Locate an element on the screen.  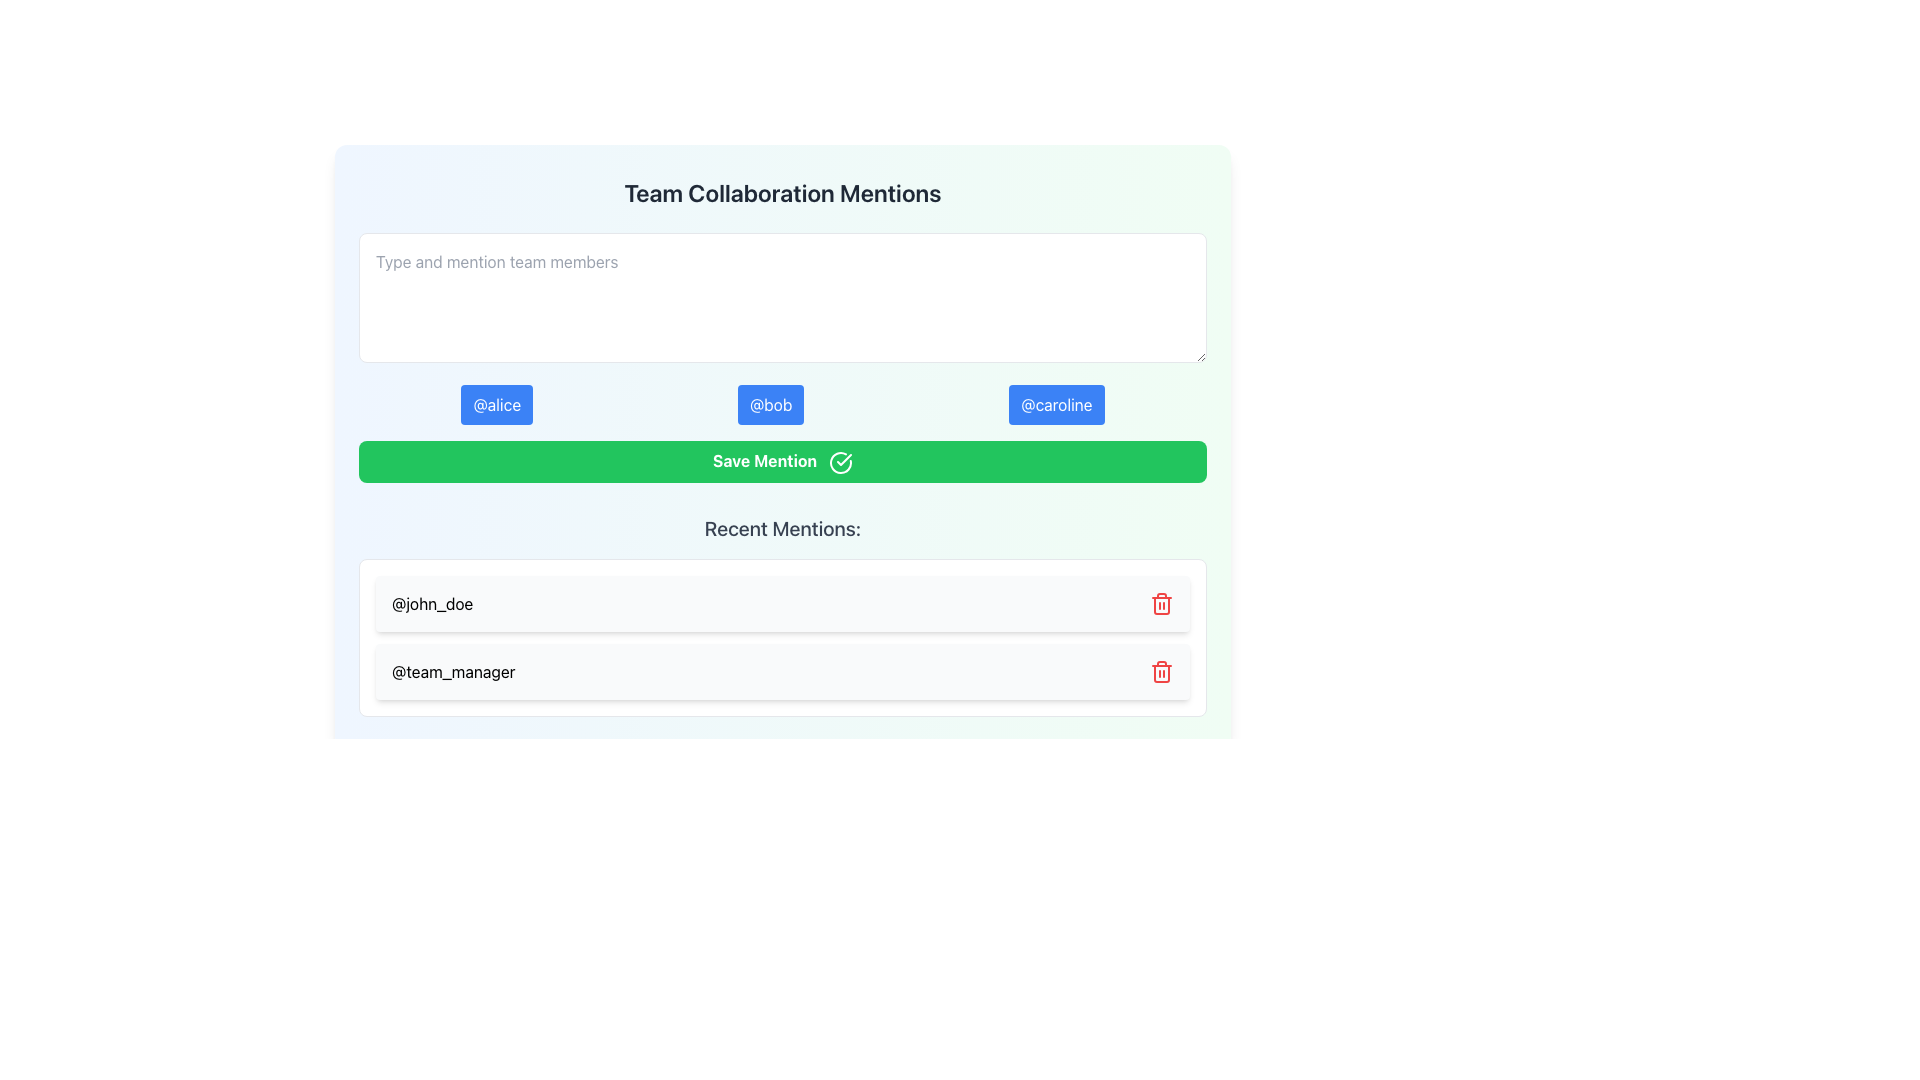
the second blue button that activates functionality related to the mention '@bob' is located at coordinates (781, 405).